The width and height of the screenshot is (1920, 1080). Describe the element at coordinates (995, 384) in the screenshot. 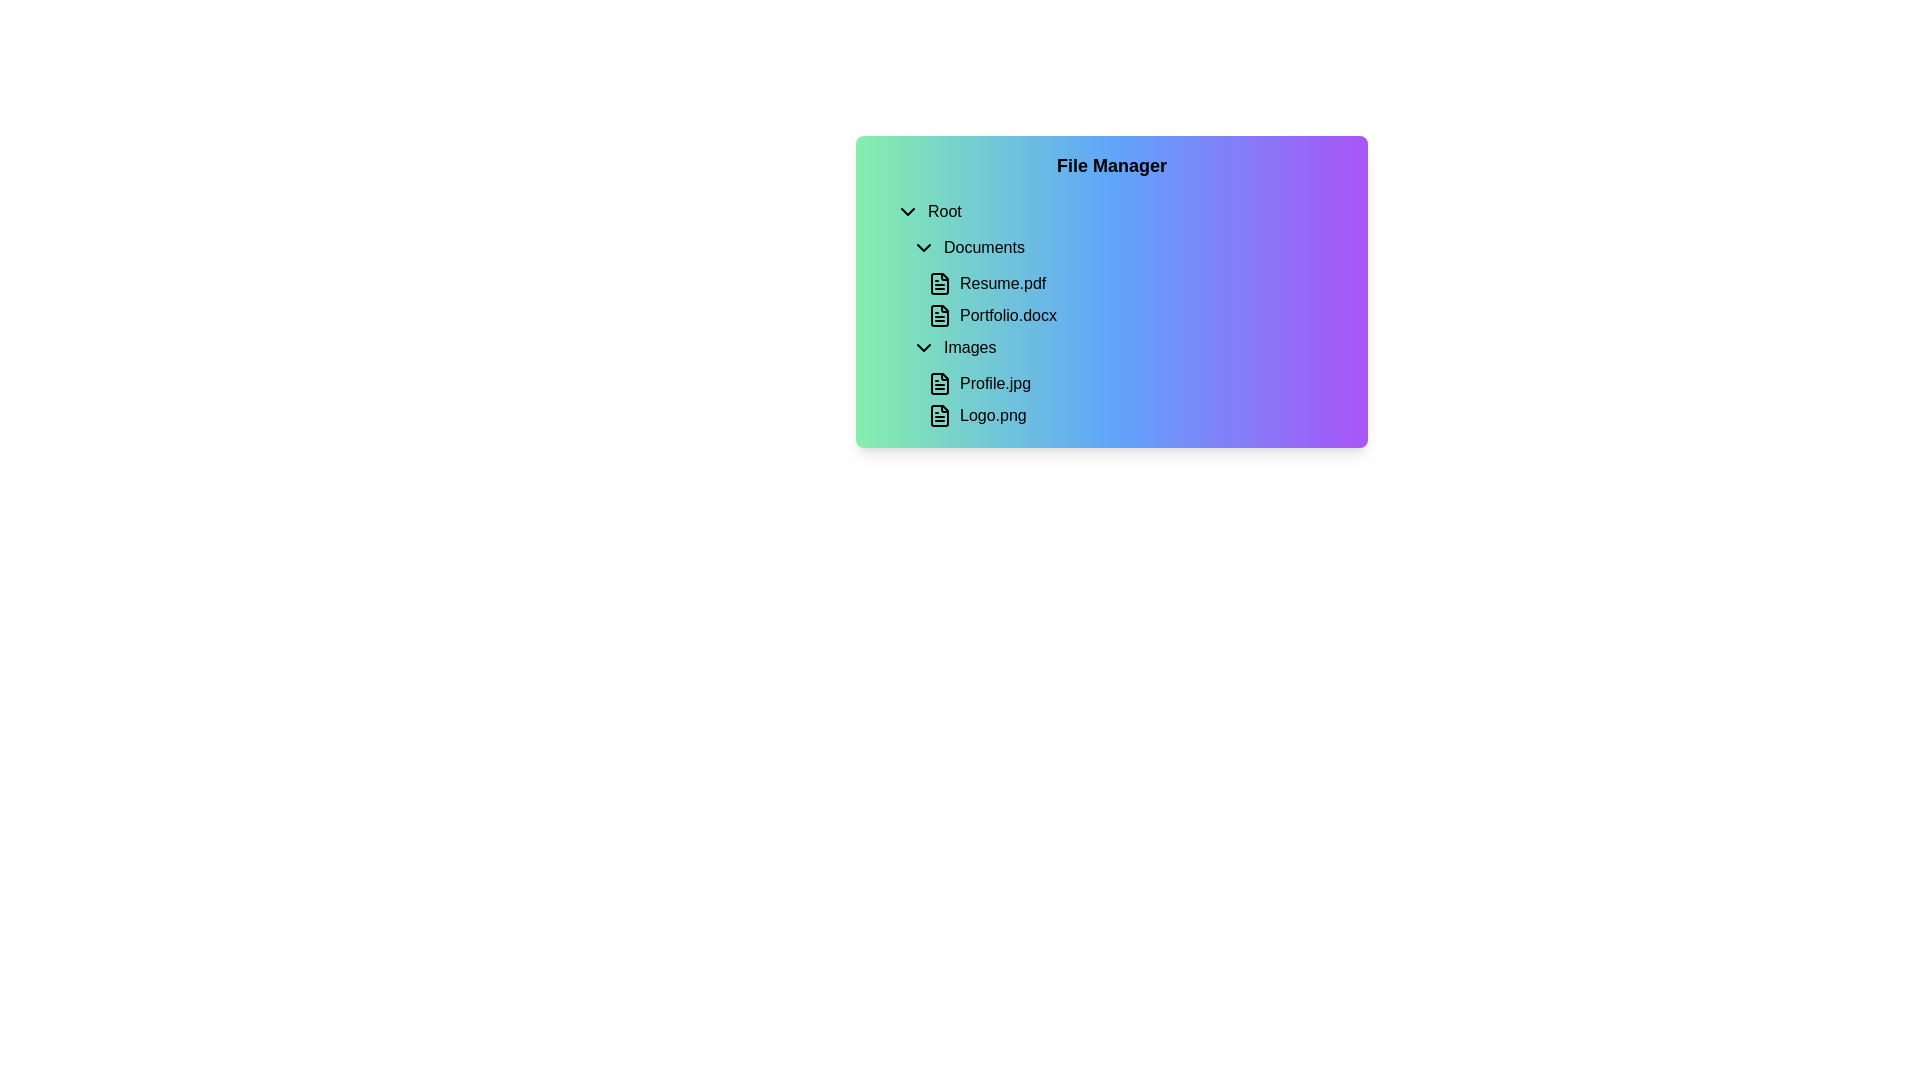

I see `the text label displaying the file name 'Profile.jpg' within the 'Images' folder of the file management interface` at that location.